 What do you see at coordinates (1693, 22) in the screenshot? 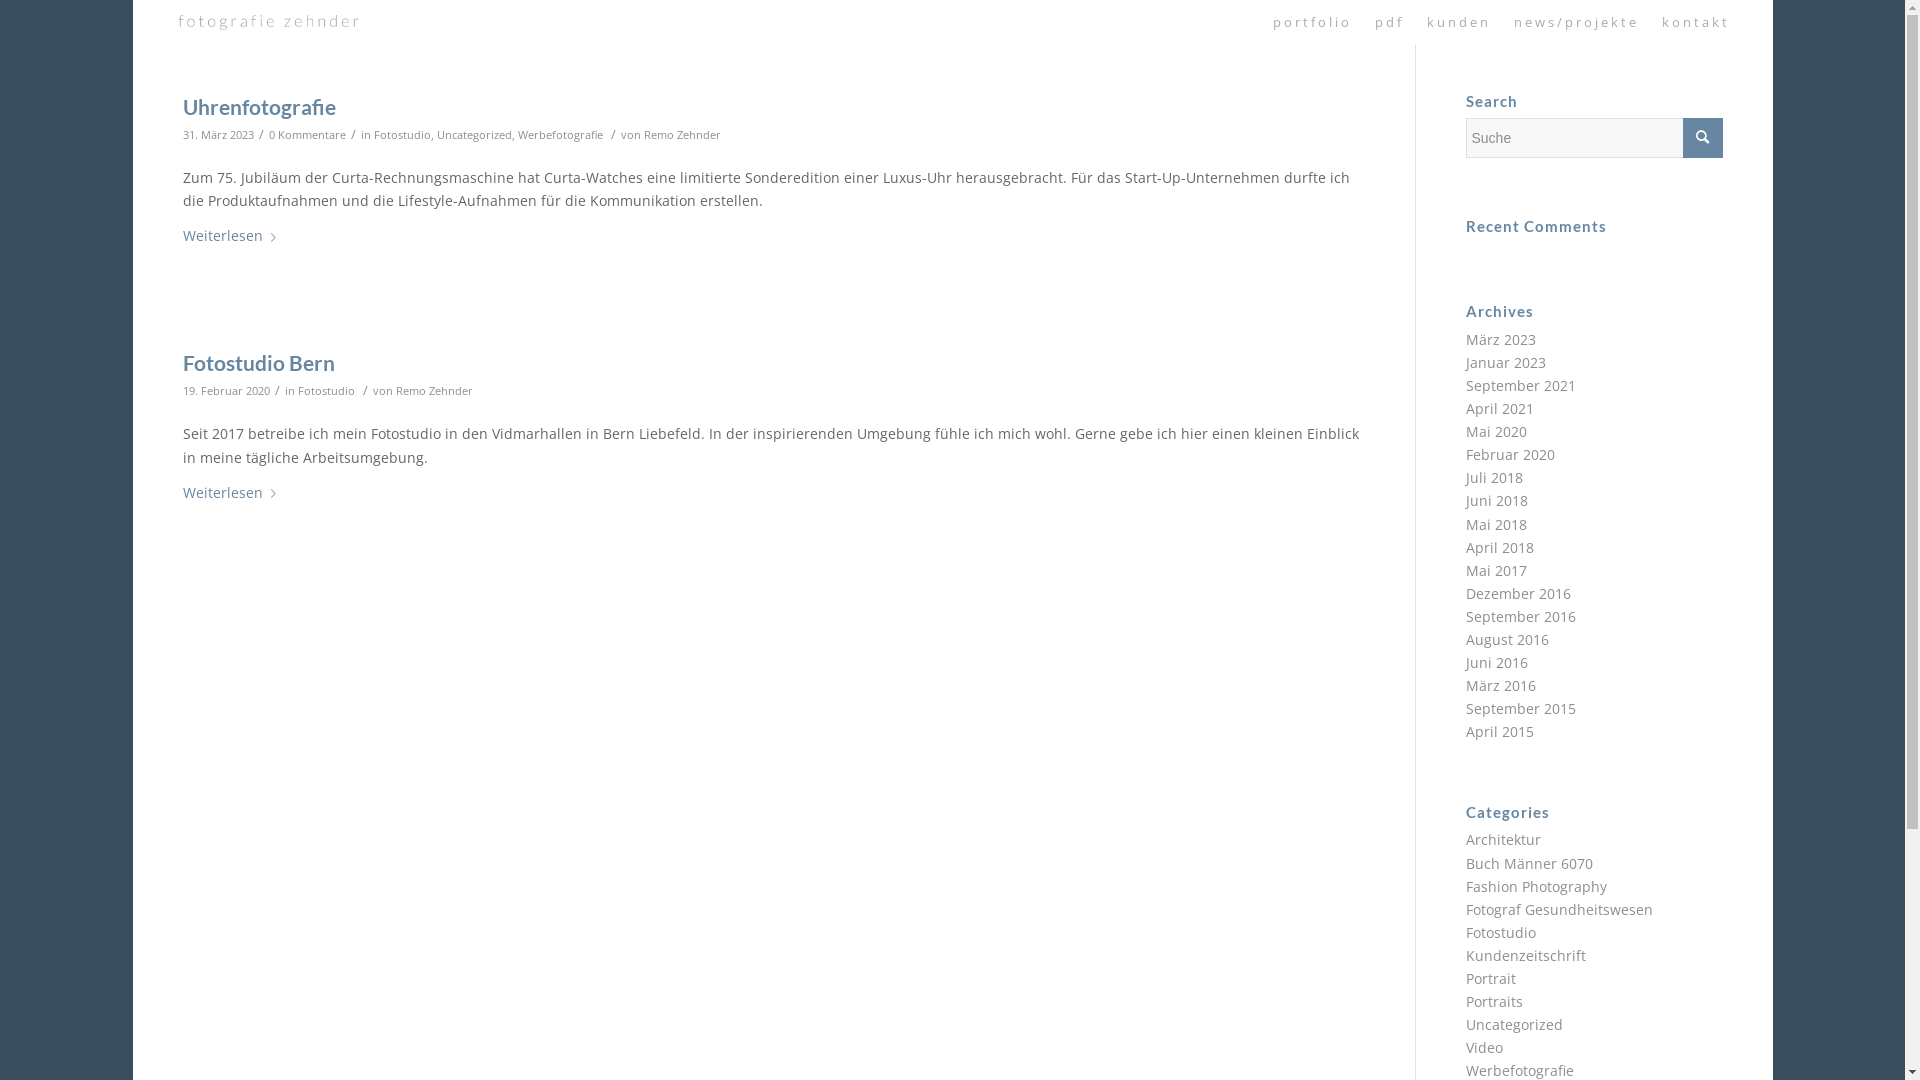
I see `'k o n t a k t'` at bounding box center [1693, 22].